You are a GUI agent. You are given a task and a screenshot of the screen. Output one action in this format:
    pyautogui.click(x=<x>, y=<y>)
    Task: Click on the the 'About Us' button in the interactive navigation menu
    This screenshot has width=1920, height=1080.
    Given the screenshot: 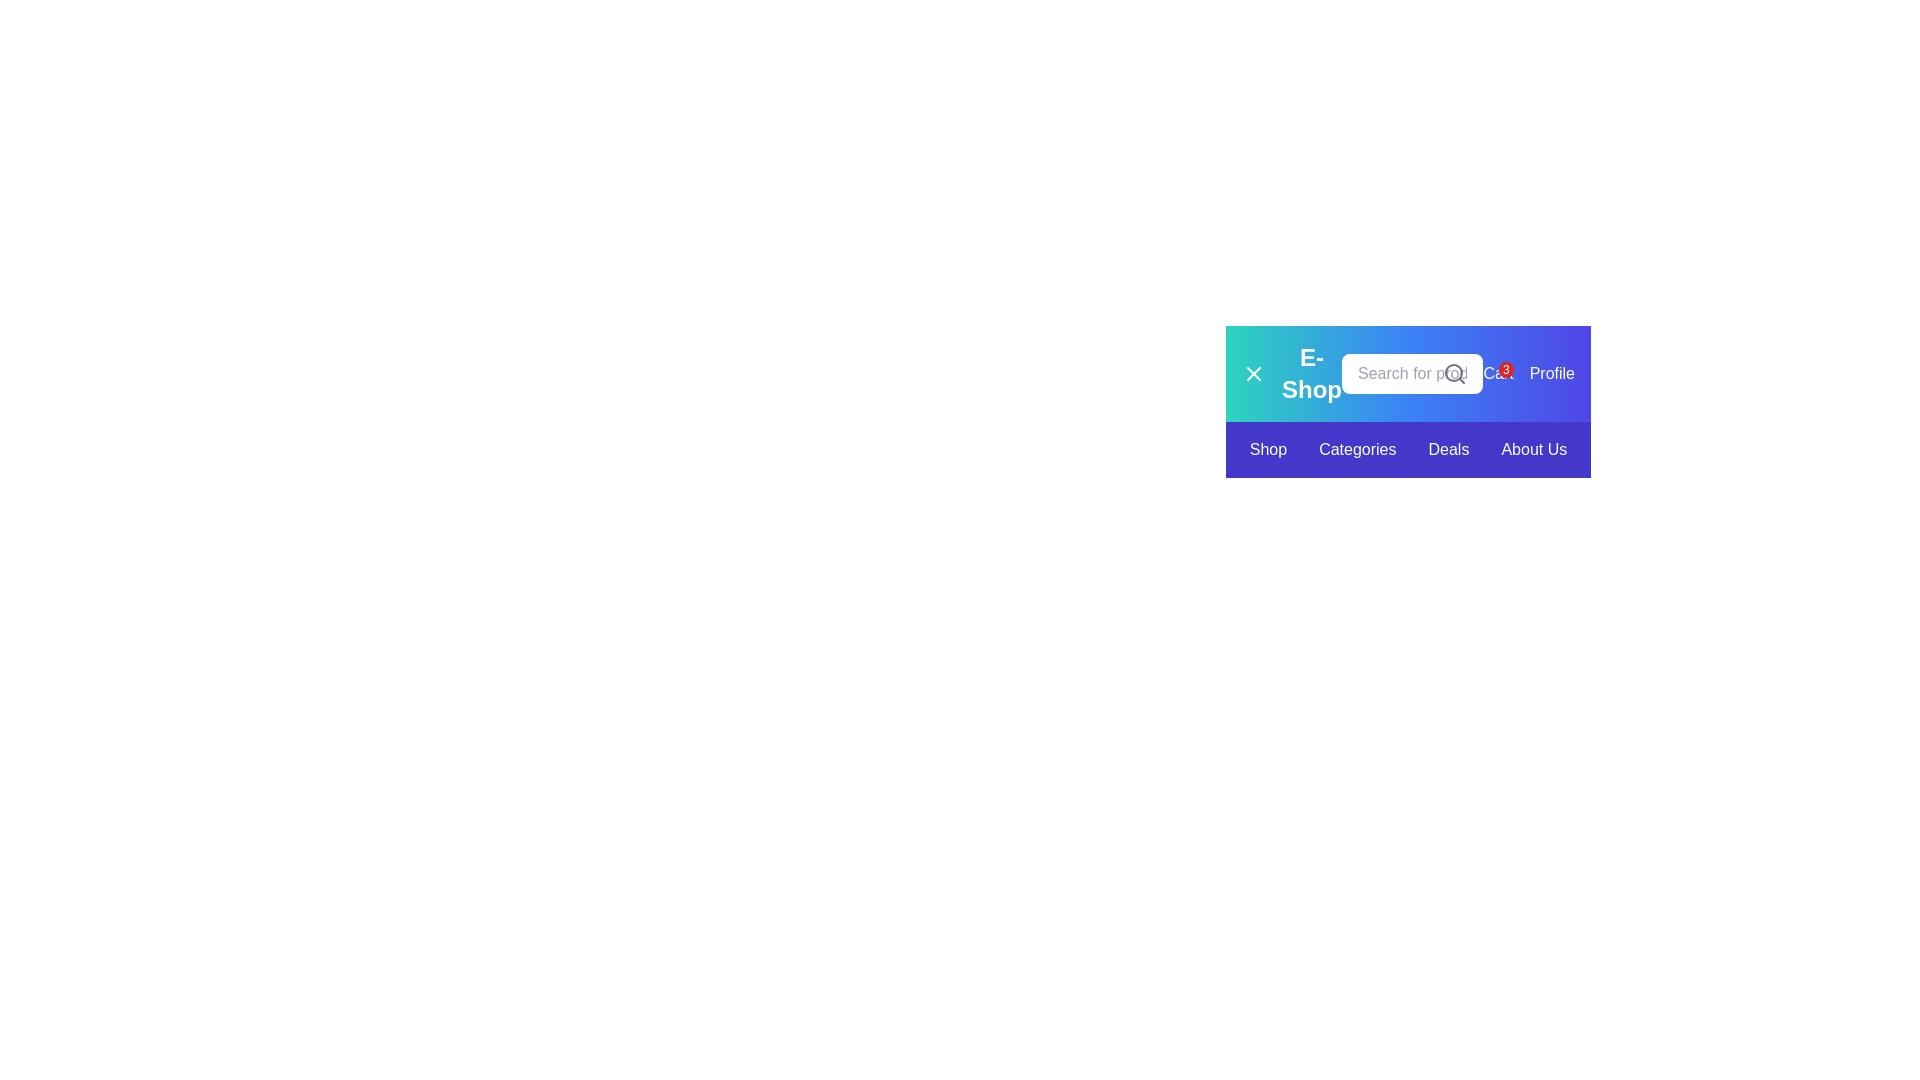 What is the action you would take?
    pyautogui.click(x=1533, y=447)
    